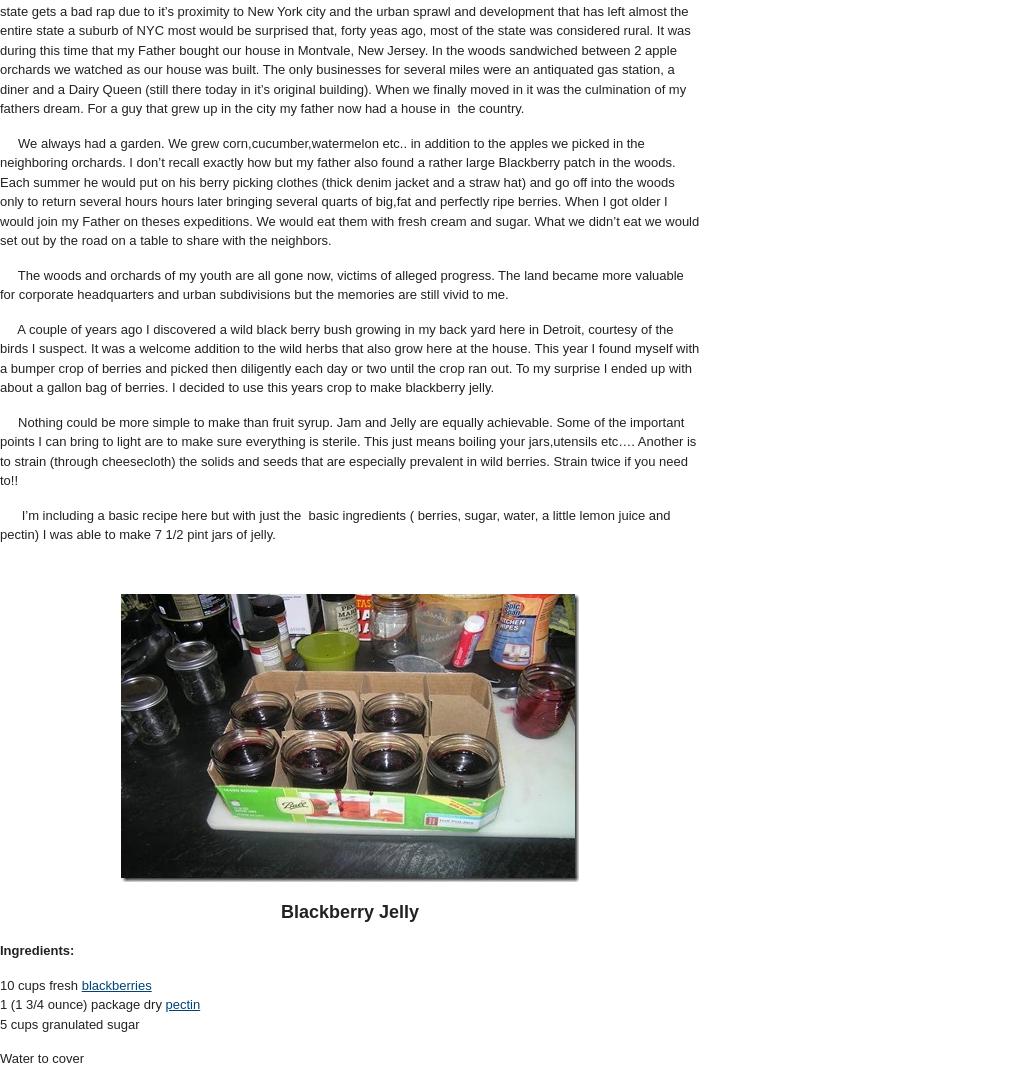 The height and width of the screenshot is (1077, 1028). What do you see at coordinates (182, 1003) in the screenshot?
I see `'pectin'` at bounding box center [182, 1003].